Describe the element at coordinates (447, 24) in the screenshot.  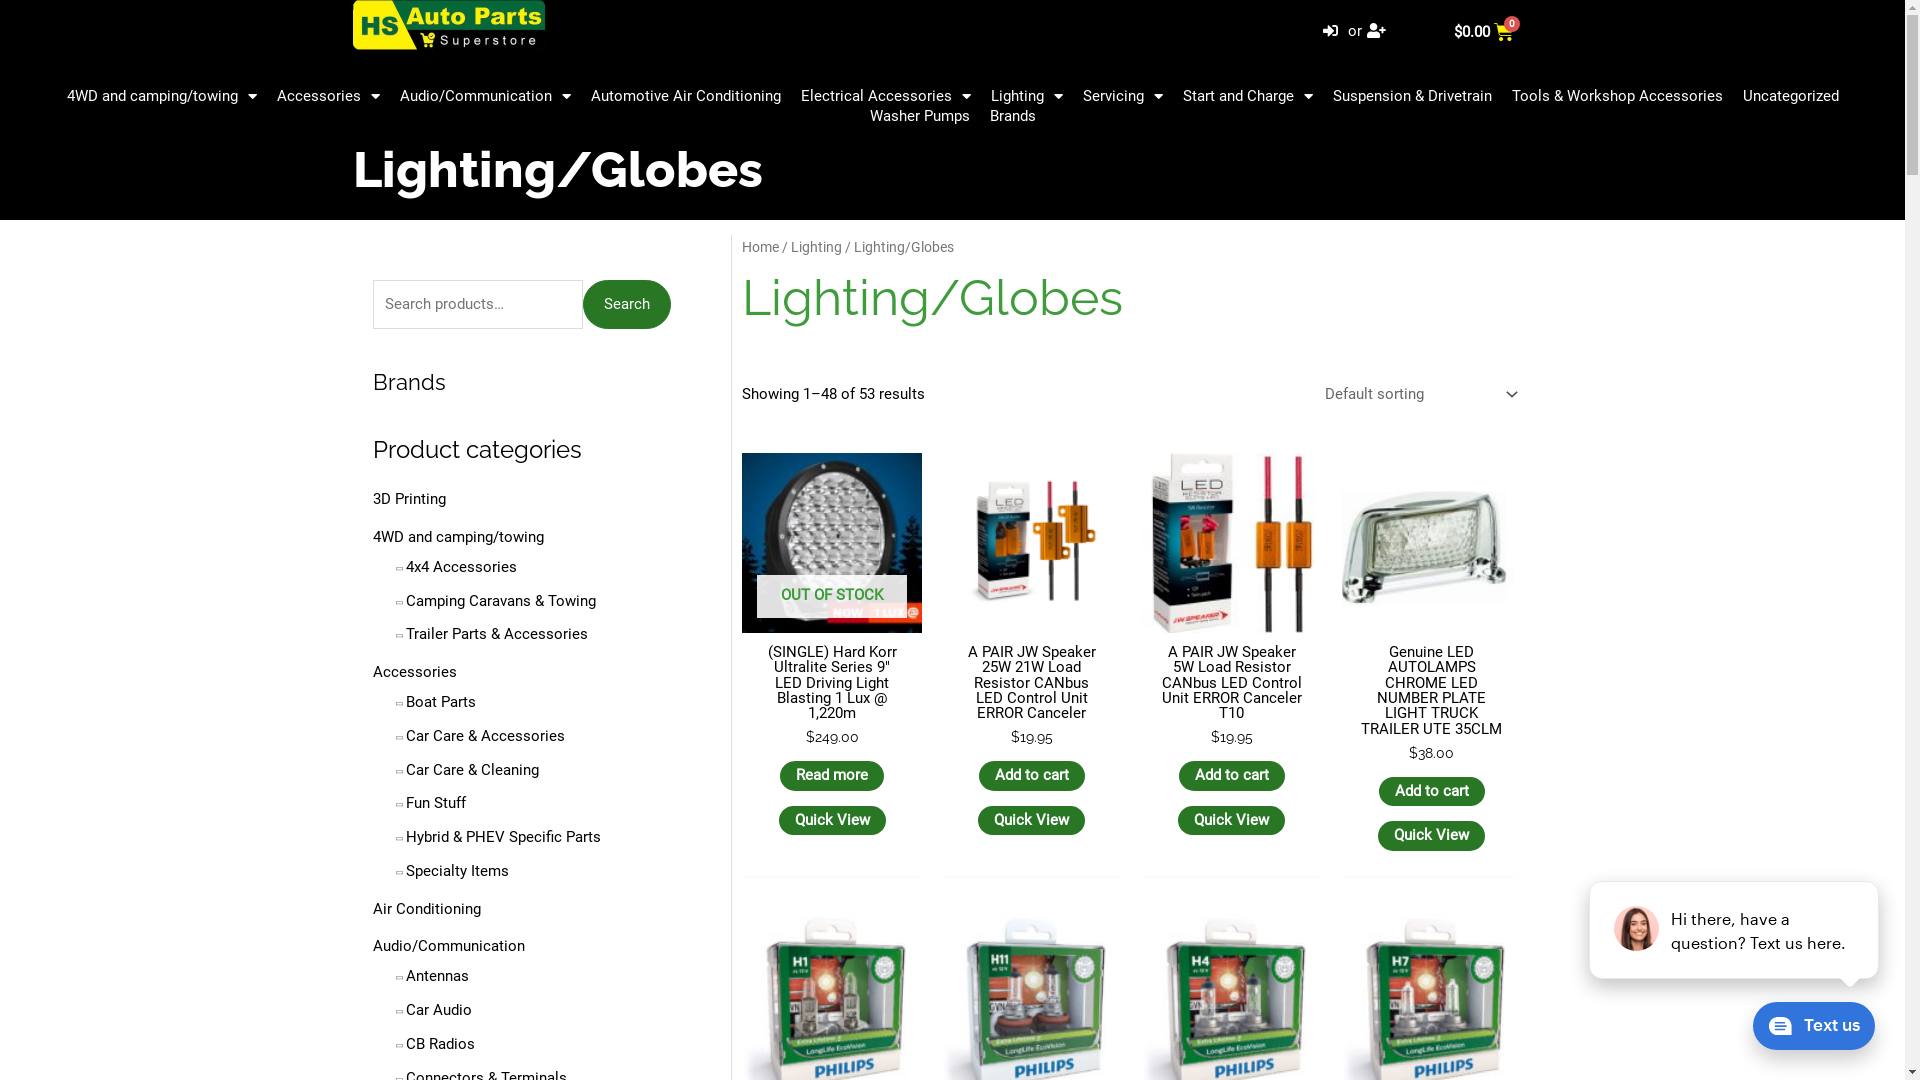
I see `'Hs Motors Logo'` at that location.